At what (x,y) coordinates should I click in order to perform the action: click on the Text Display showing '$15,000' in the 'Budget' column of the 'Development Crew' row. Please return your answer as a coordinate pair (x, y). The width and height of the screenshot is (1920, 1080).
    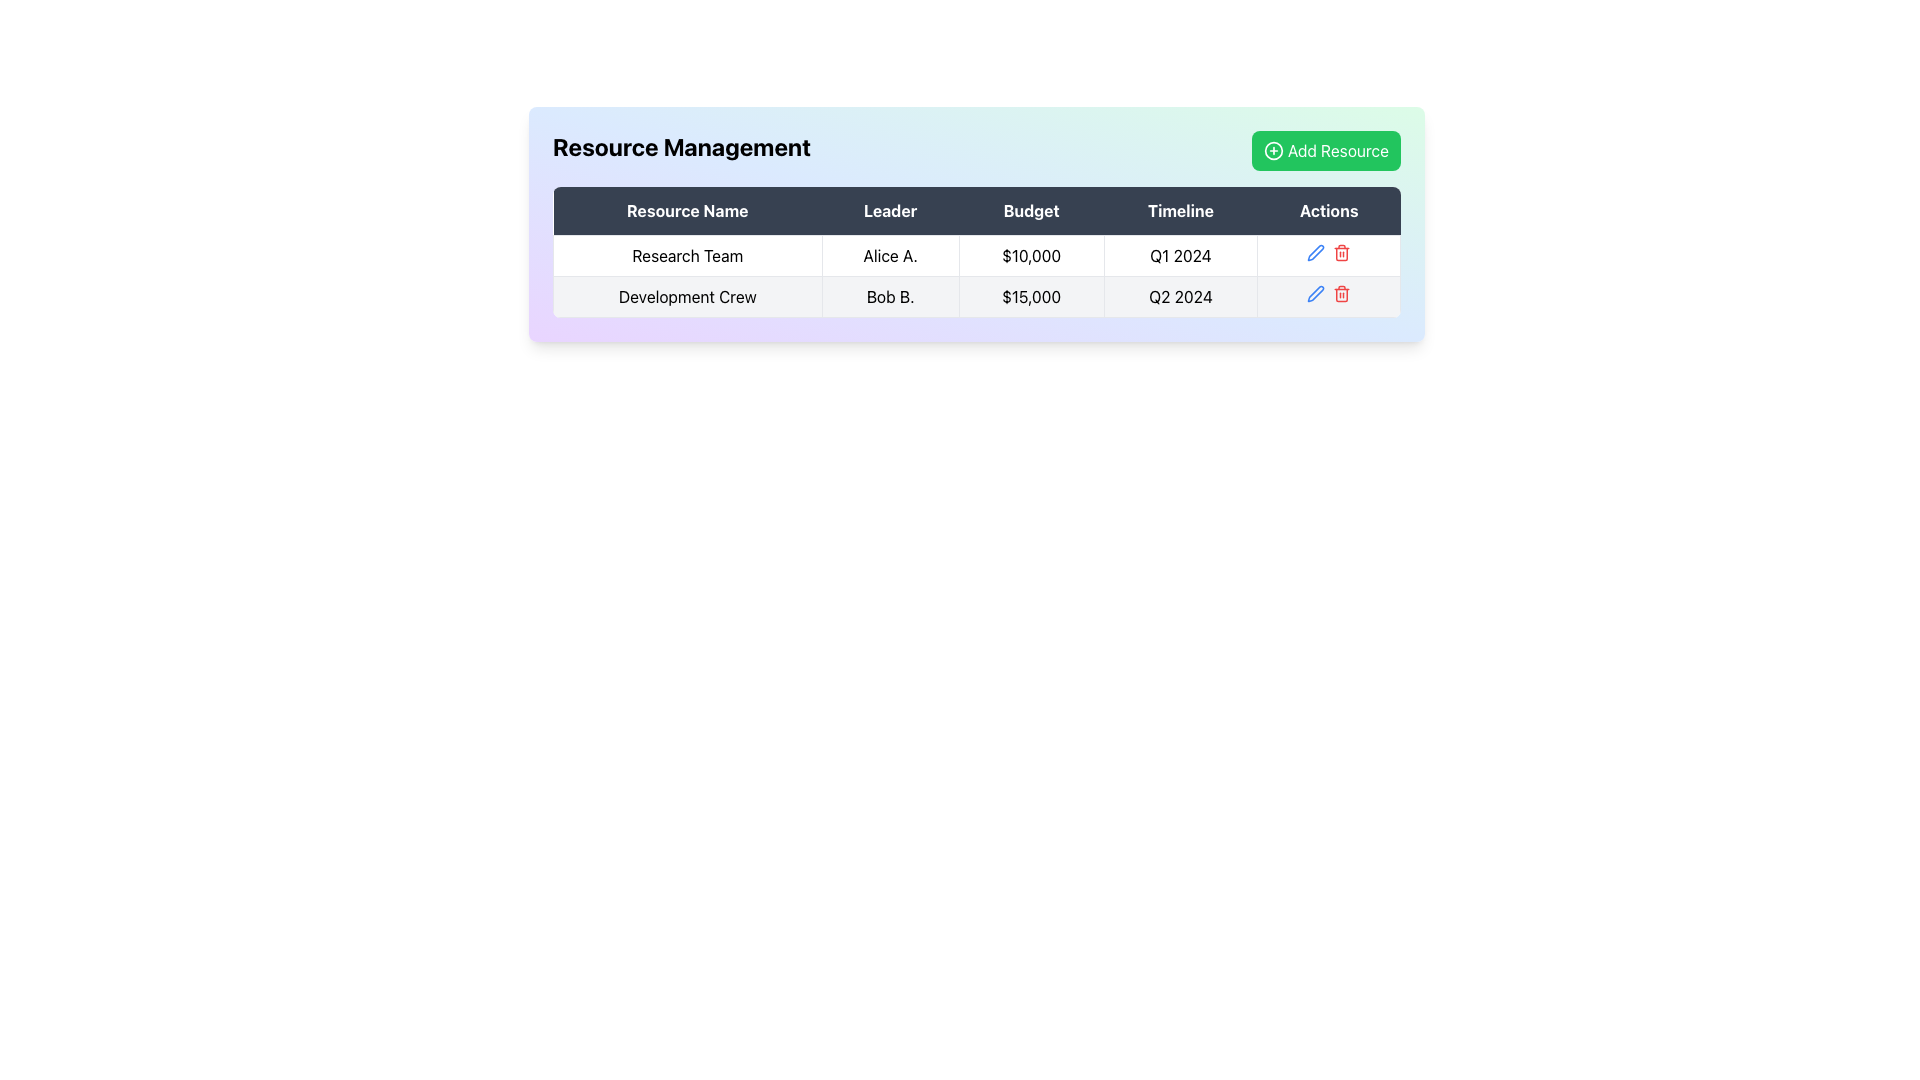
    Looking at the image, I should click on (1031, 297).